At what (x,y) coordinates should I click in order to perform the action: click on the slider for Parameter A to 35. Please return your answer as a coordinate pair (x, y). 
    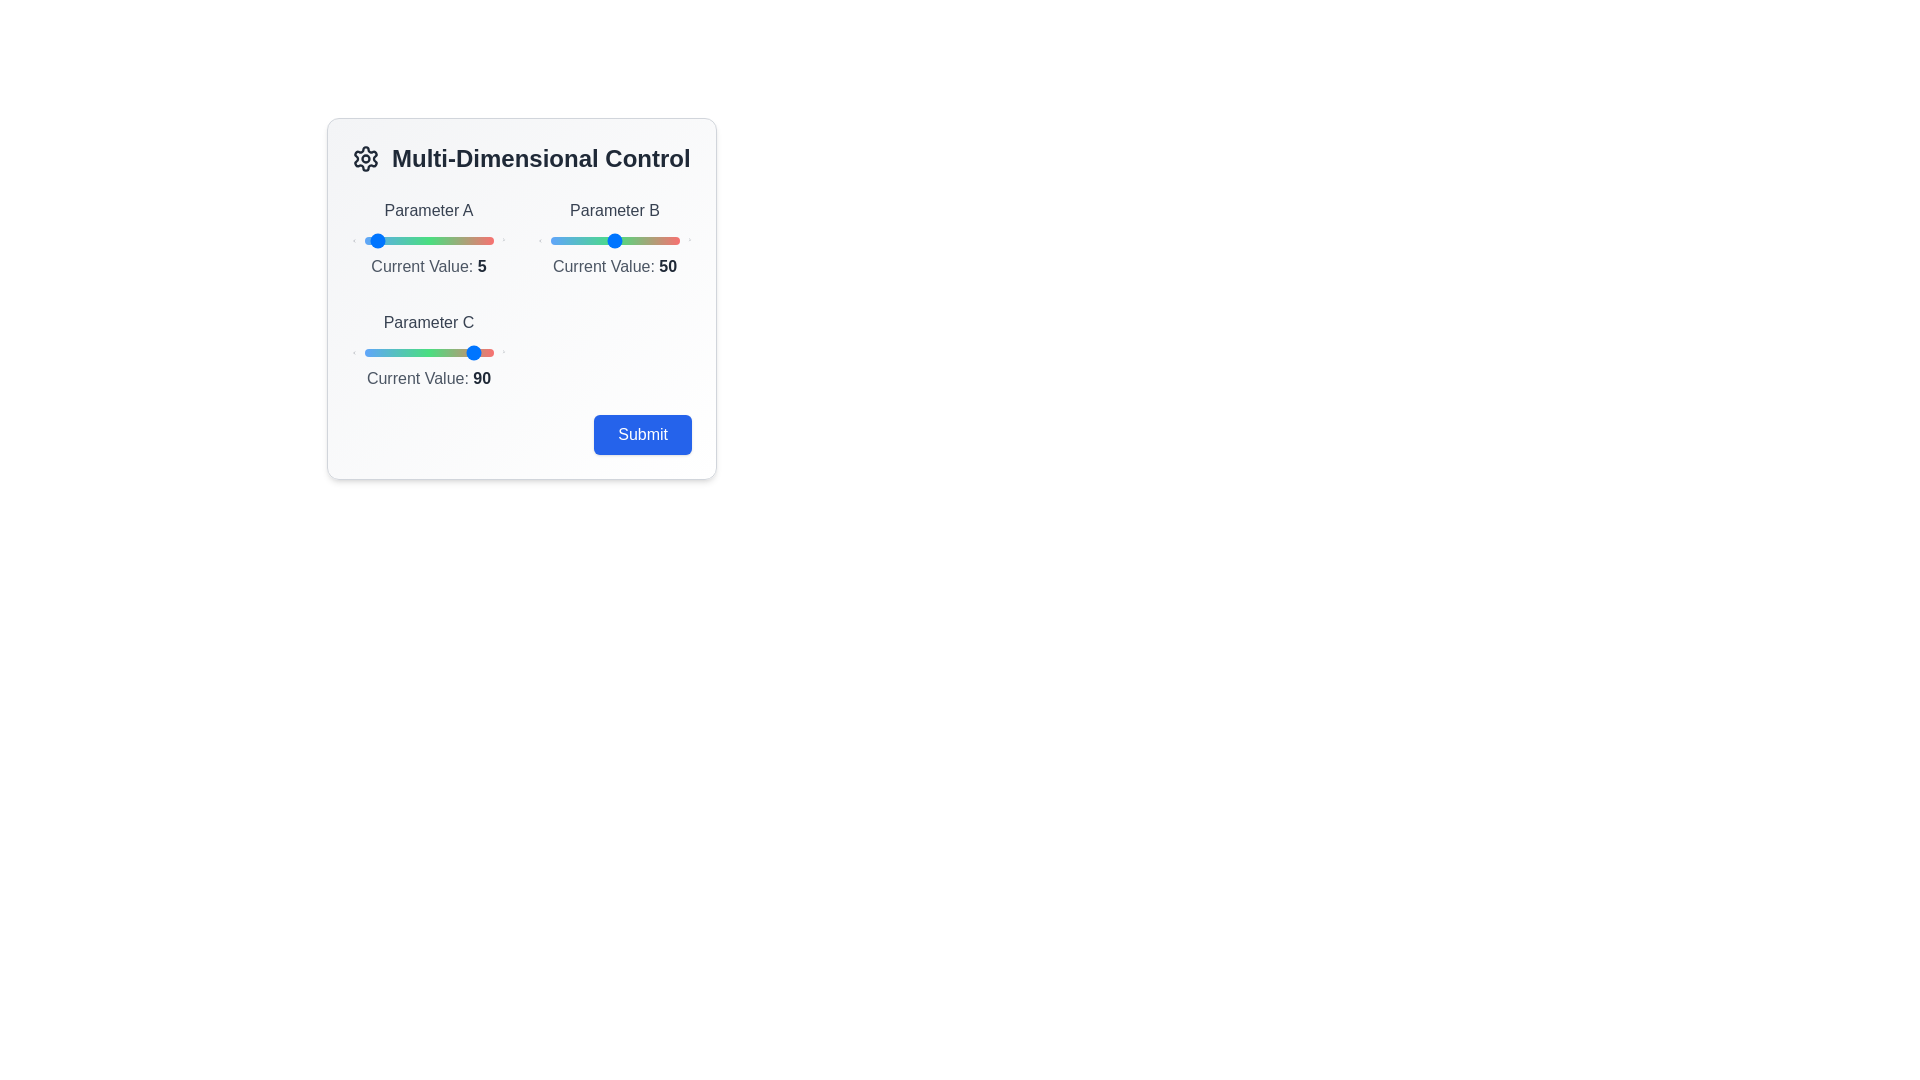
    Looking at the image, I should click on (408, 239).